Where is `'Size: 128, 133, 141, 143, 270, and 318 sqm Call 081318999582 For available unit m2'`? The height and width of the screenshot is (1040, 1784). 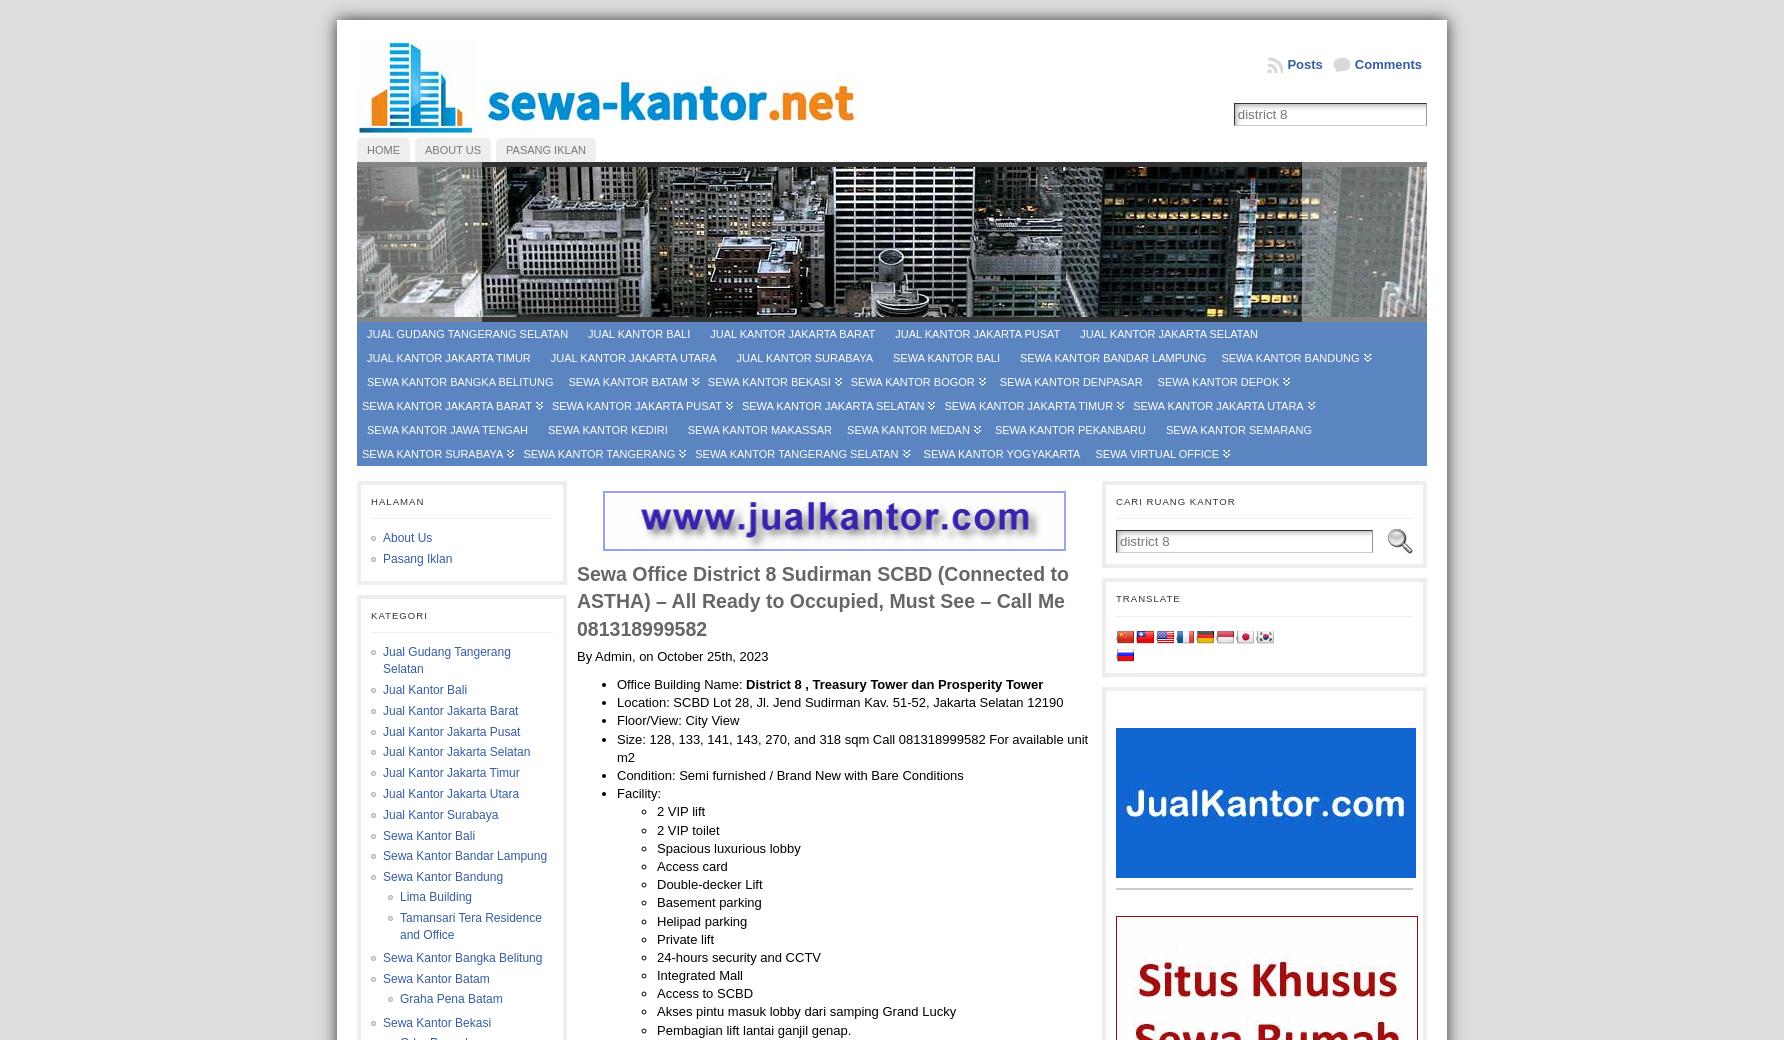 'Size: 128, 133, 141, 143, 270, and 318 sqm Call 081318999582 For available unit m2' is located at coordinates (851, 747).